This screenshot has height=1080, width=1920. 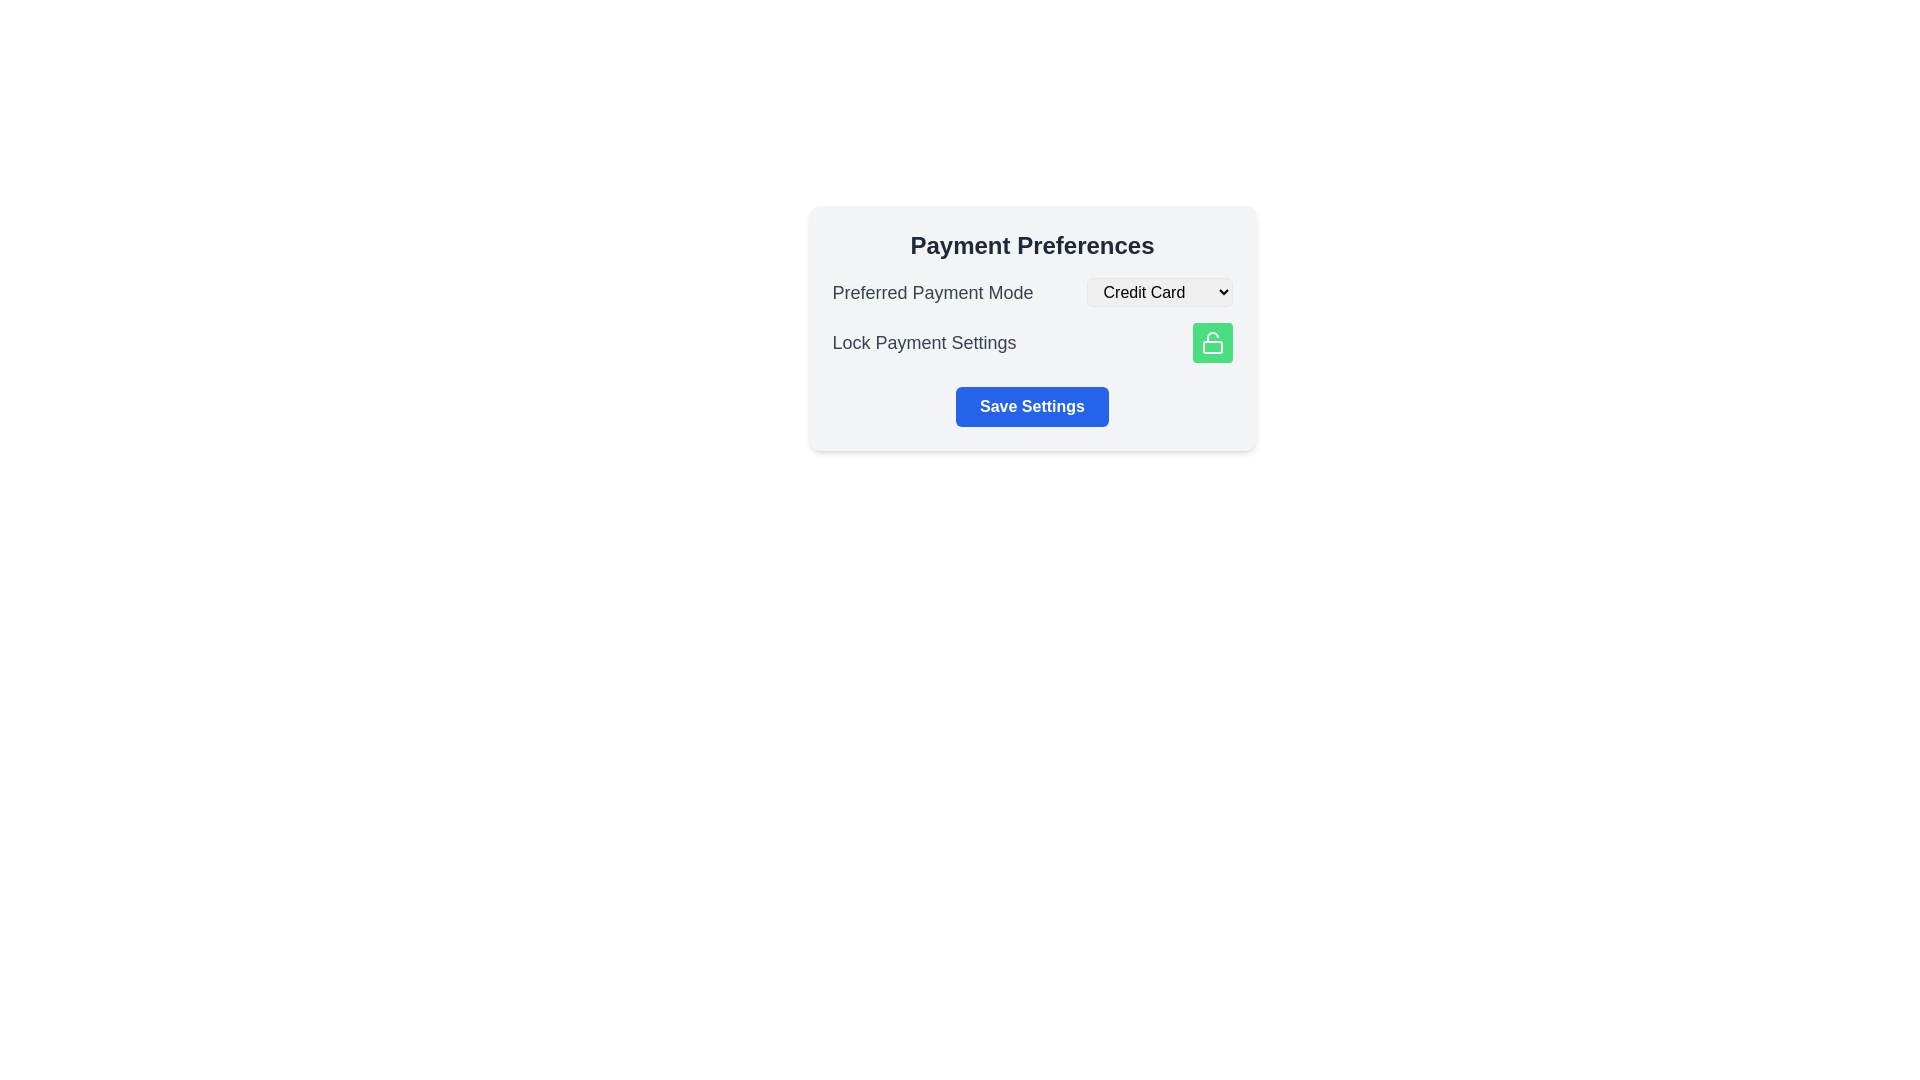 What do you see at coordinates (1032, 406) in the screenshot?
I see `the 'Save Settings' button, which is a rectangular button with a blue background and white bold text` at bounding box center [1032, 406].